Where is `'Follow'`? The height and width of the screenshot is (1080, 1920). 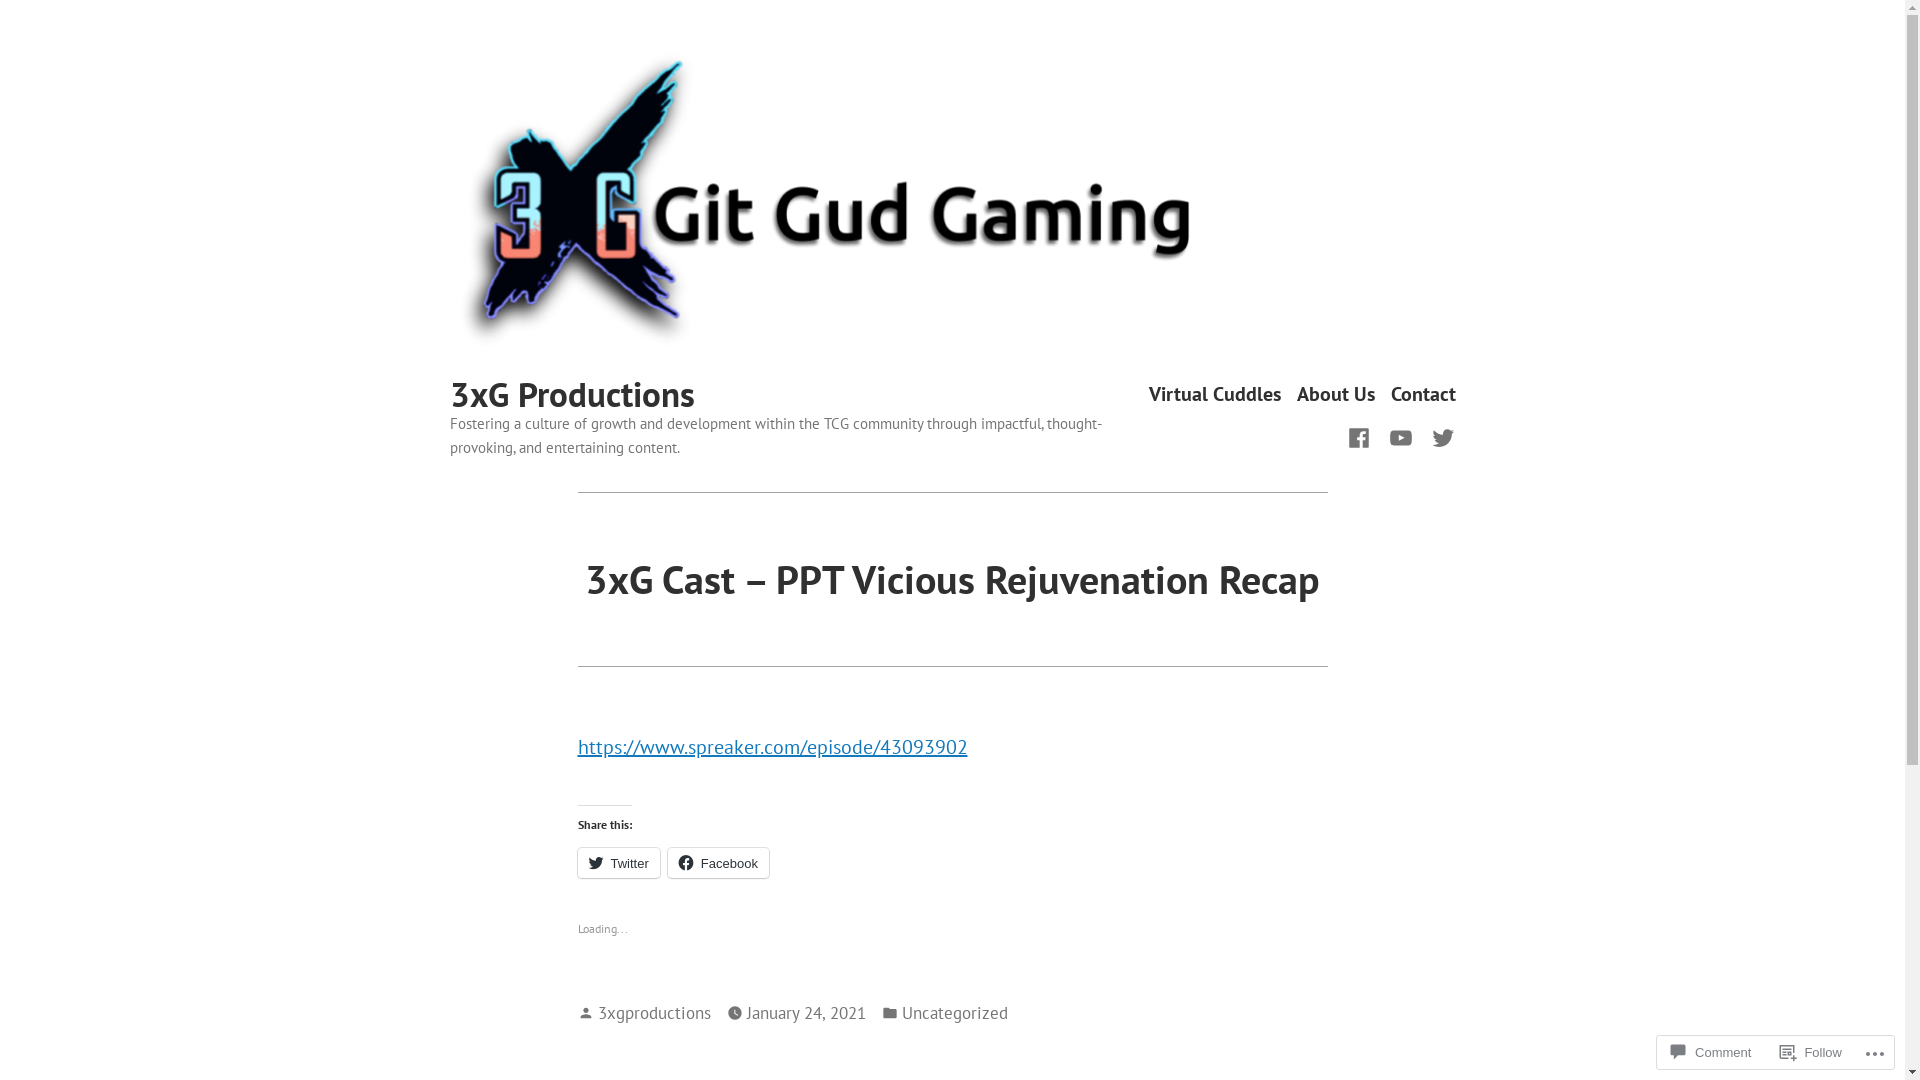 'Follow' is located at coordinates (1810, 1051).